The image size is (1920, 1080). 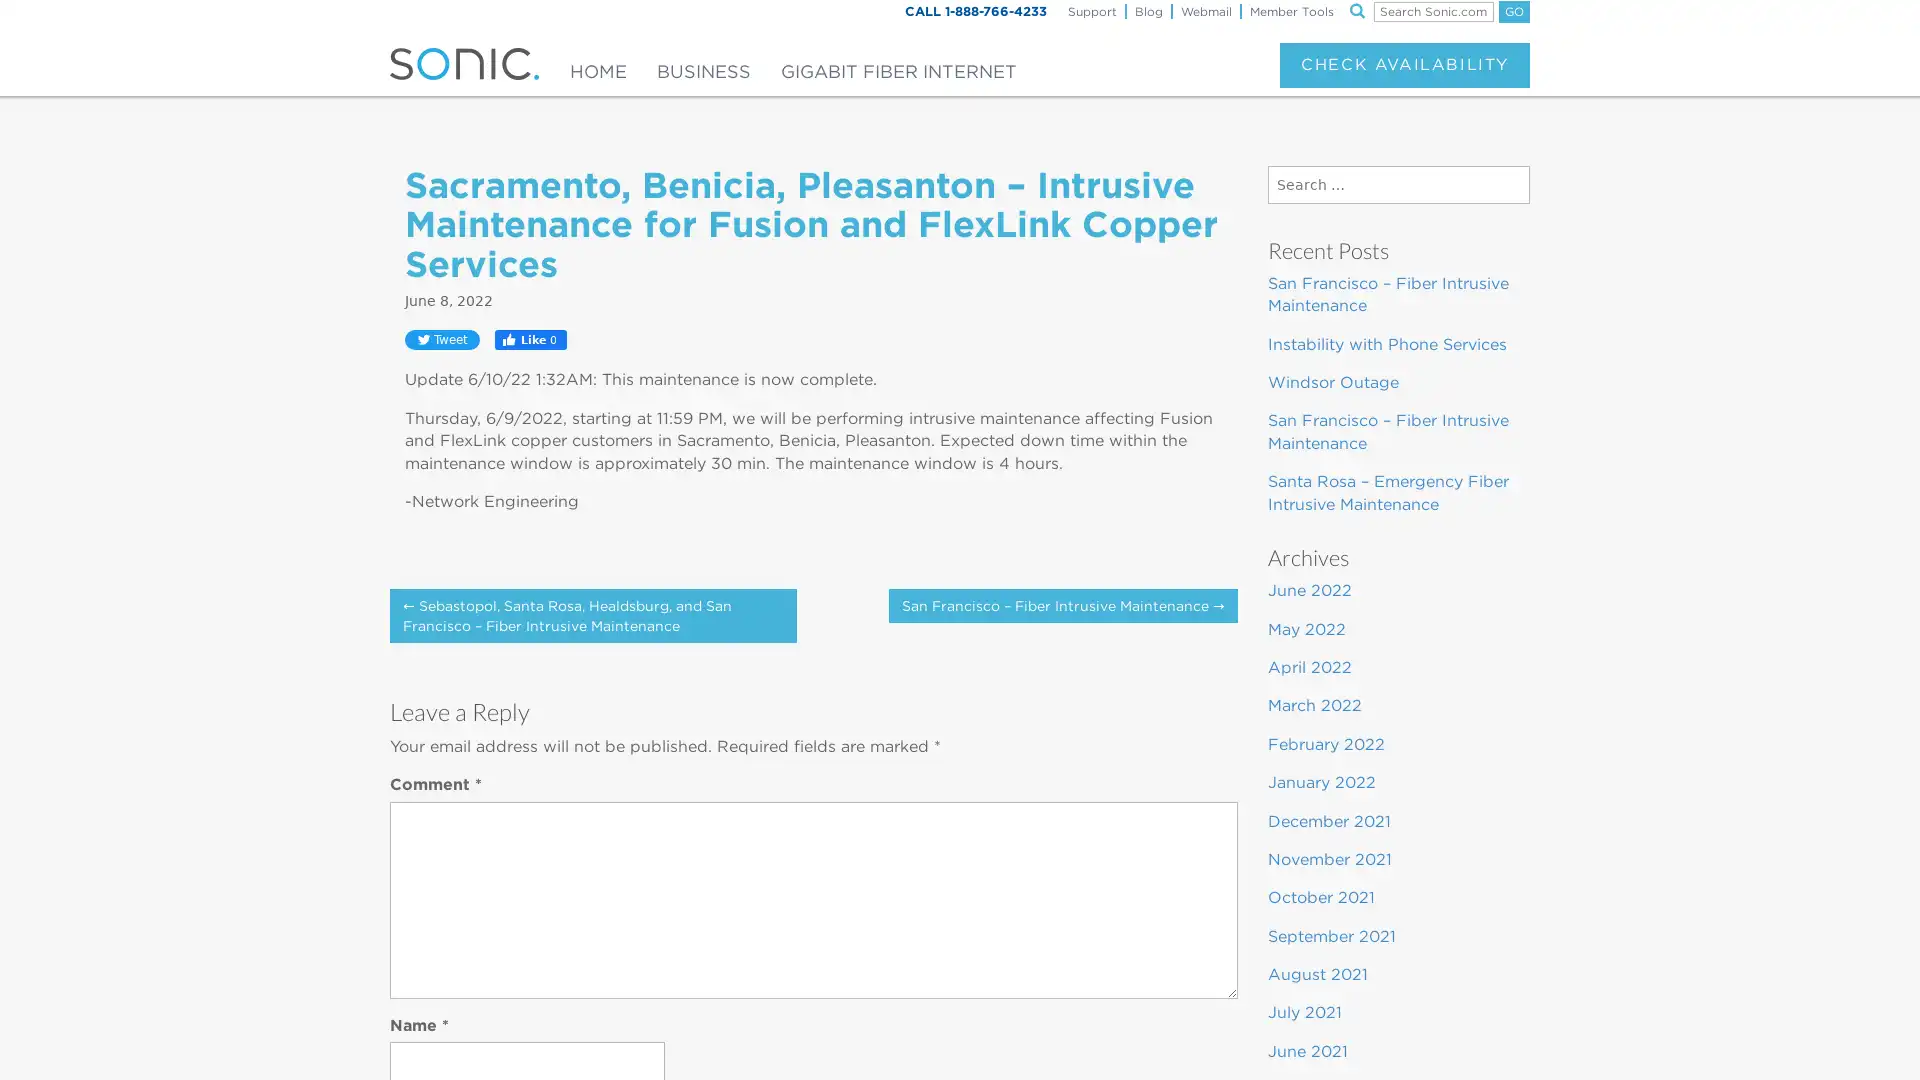 What do you see at coordinates (1514, 11) in the screenshot?
I see `GO` at bounding box center [1514, 11].